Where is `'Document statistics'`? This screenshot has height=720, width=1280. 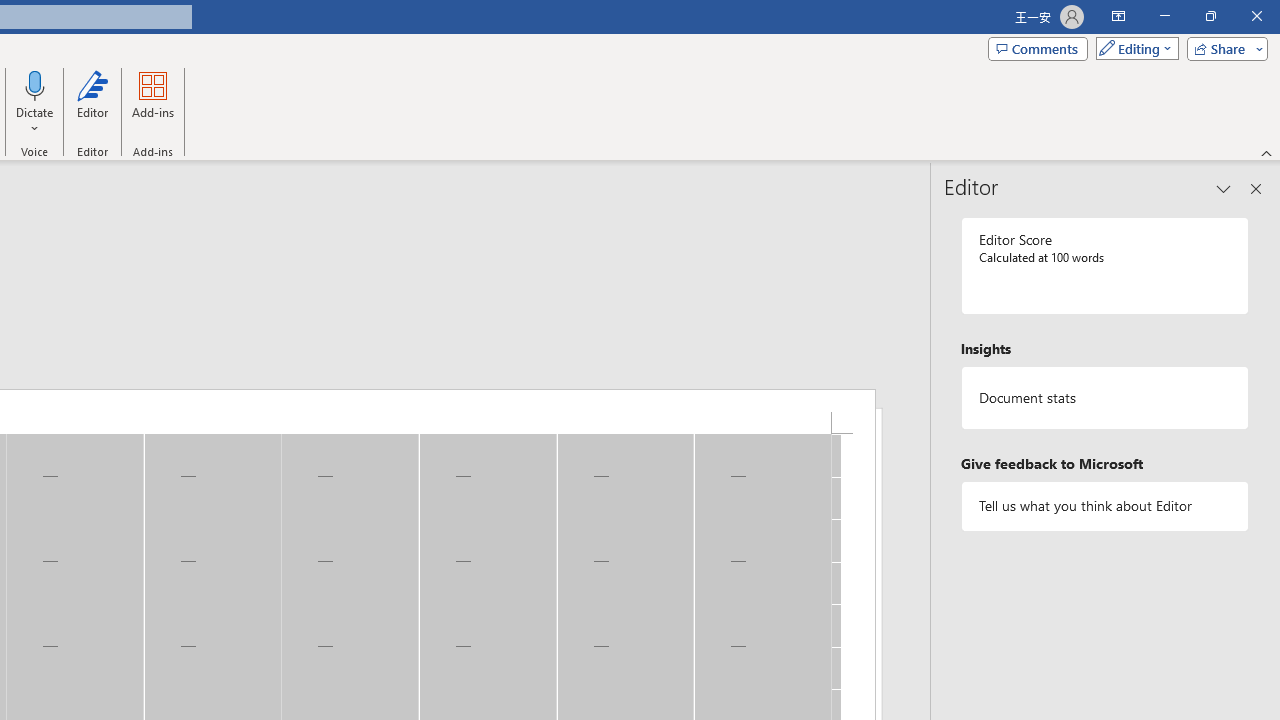
'Document statistics' is located at coordinates (1104, 398).